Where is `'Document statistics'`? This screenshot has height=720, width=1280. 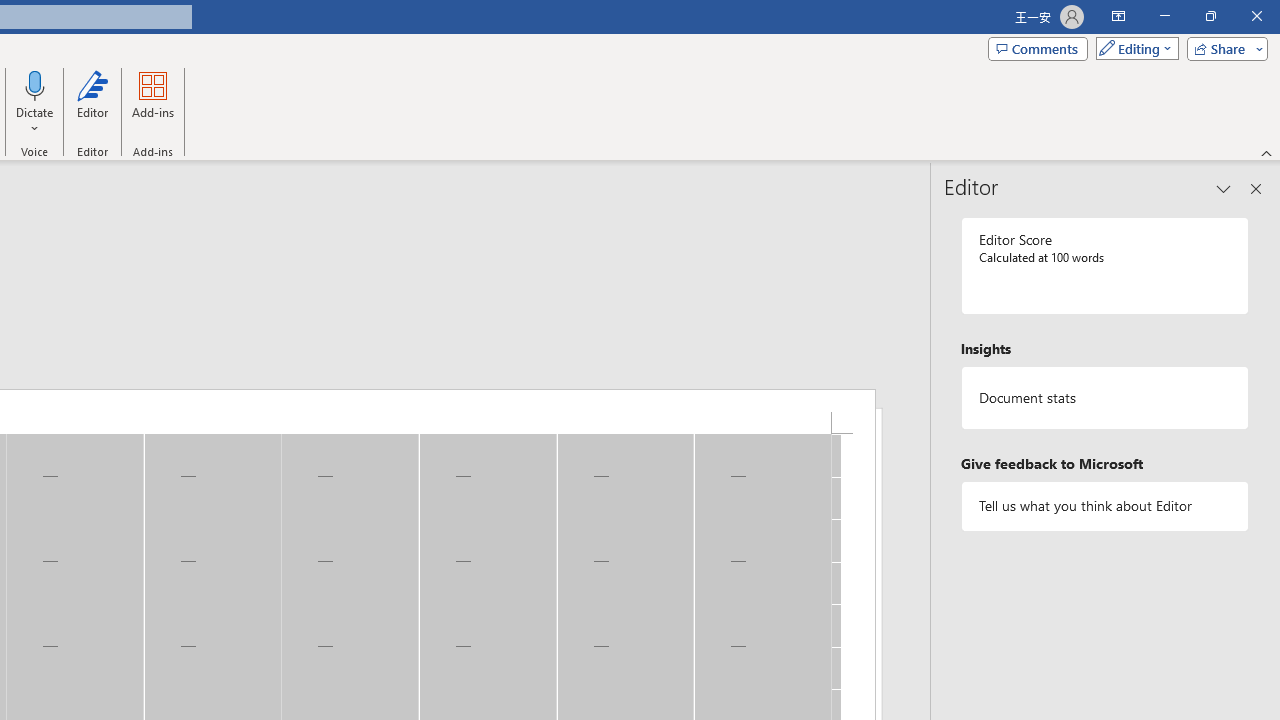
'Document statistics' is located at coordinates (1104, 398).